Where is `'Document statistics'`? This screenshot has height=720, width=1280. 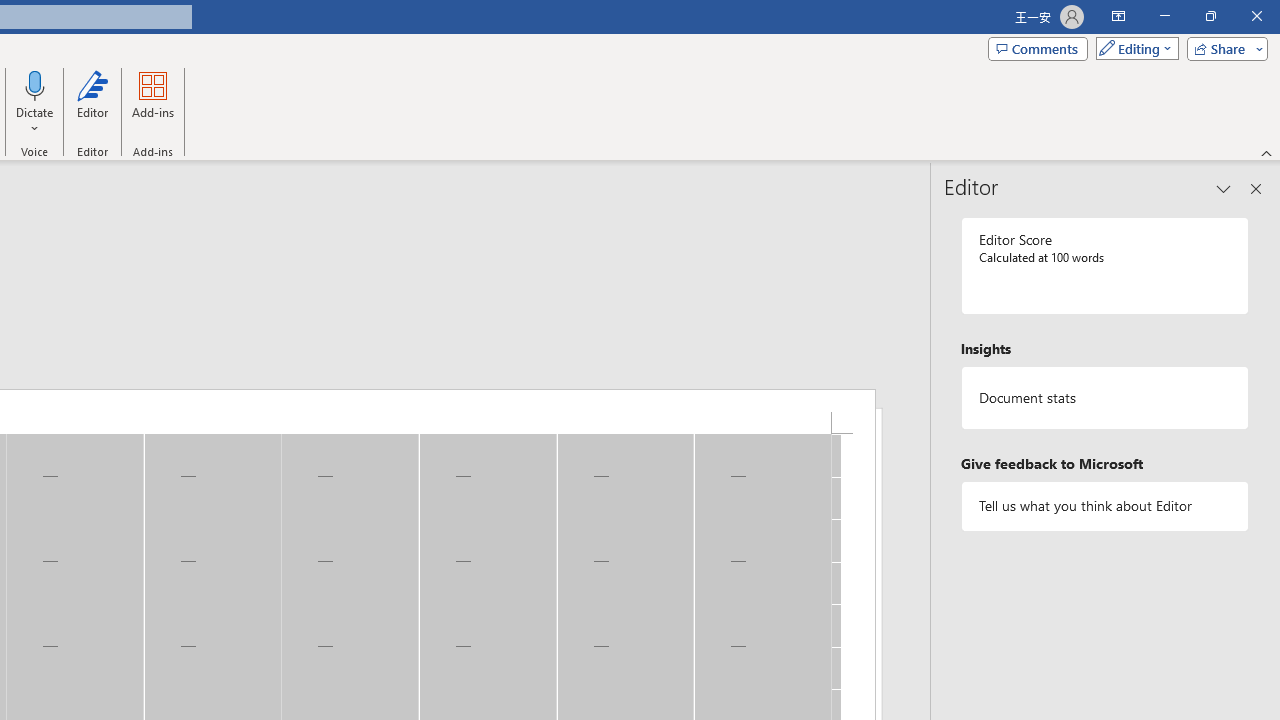
'Document statistics' is located at coordinates (1104, 398).